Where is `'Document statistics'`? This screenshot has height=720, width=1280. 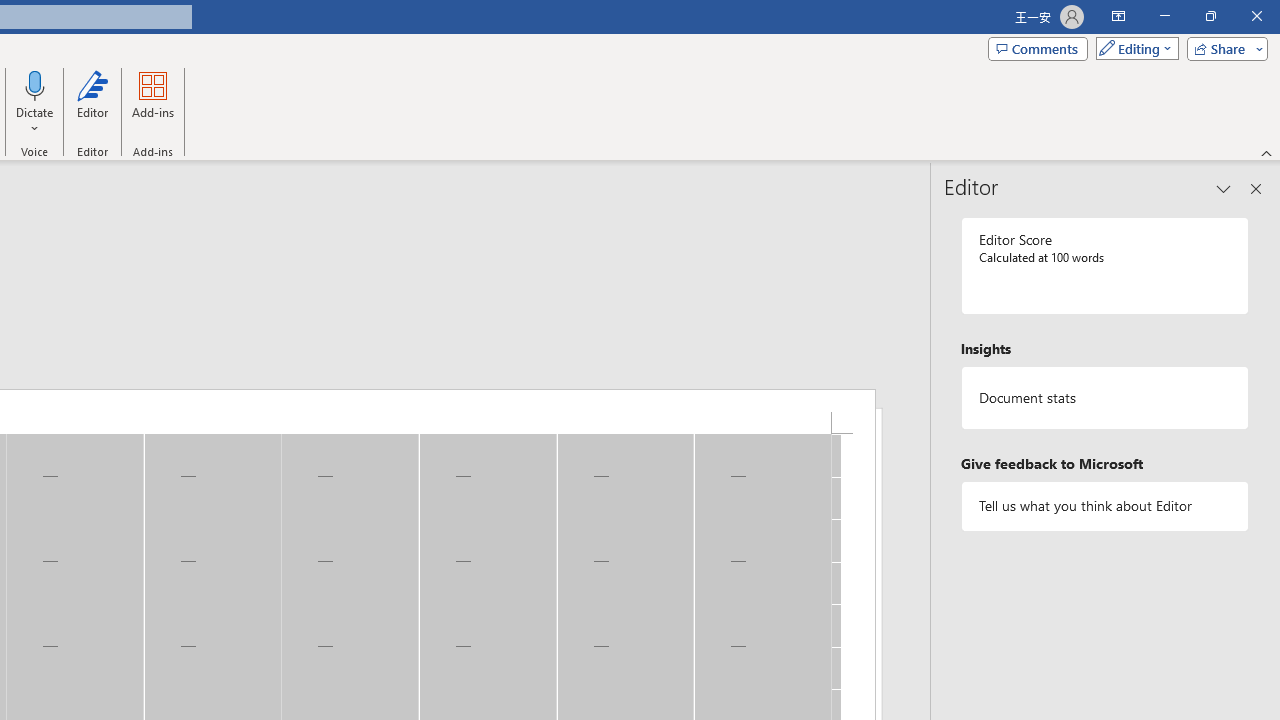
'Document statistics' is located at coordinates (1104, 398).